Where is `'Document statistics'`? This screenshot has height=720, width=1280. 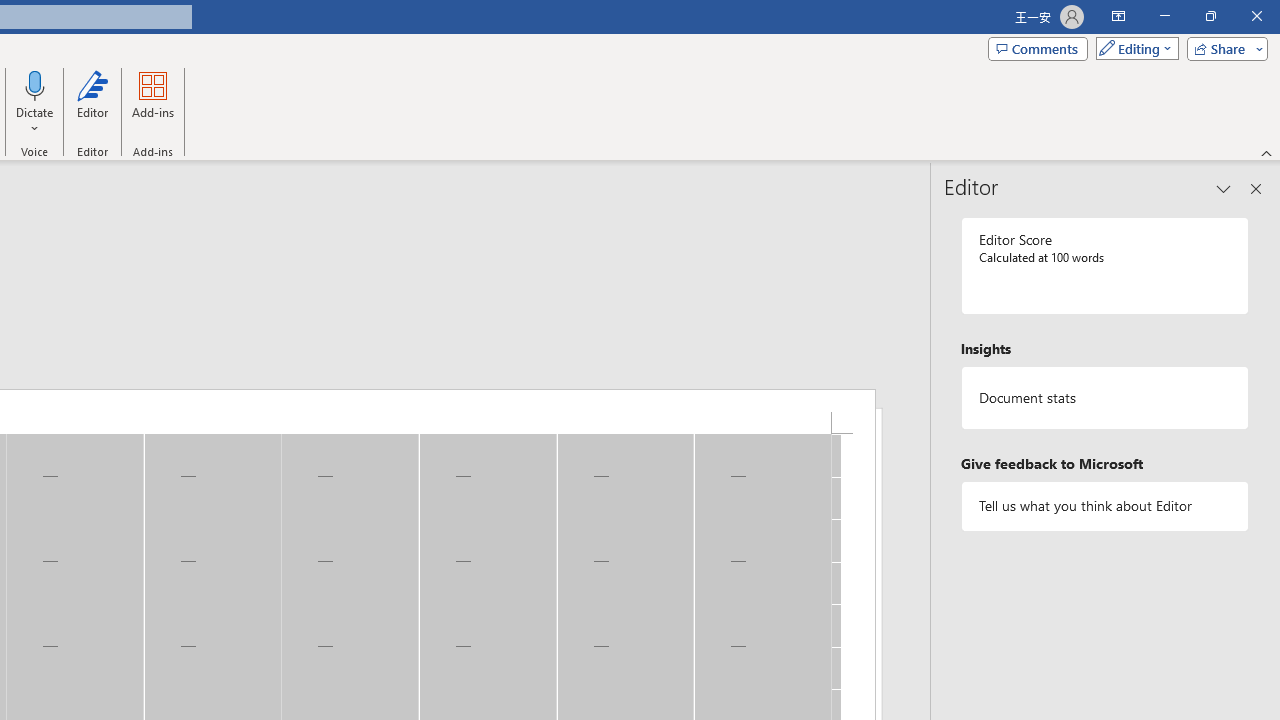
'Document statistics' is located at coordinates (1104, 398).